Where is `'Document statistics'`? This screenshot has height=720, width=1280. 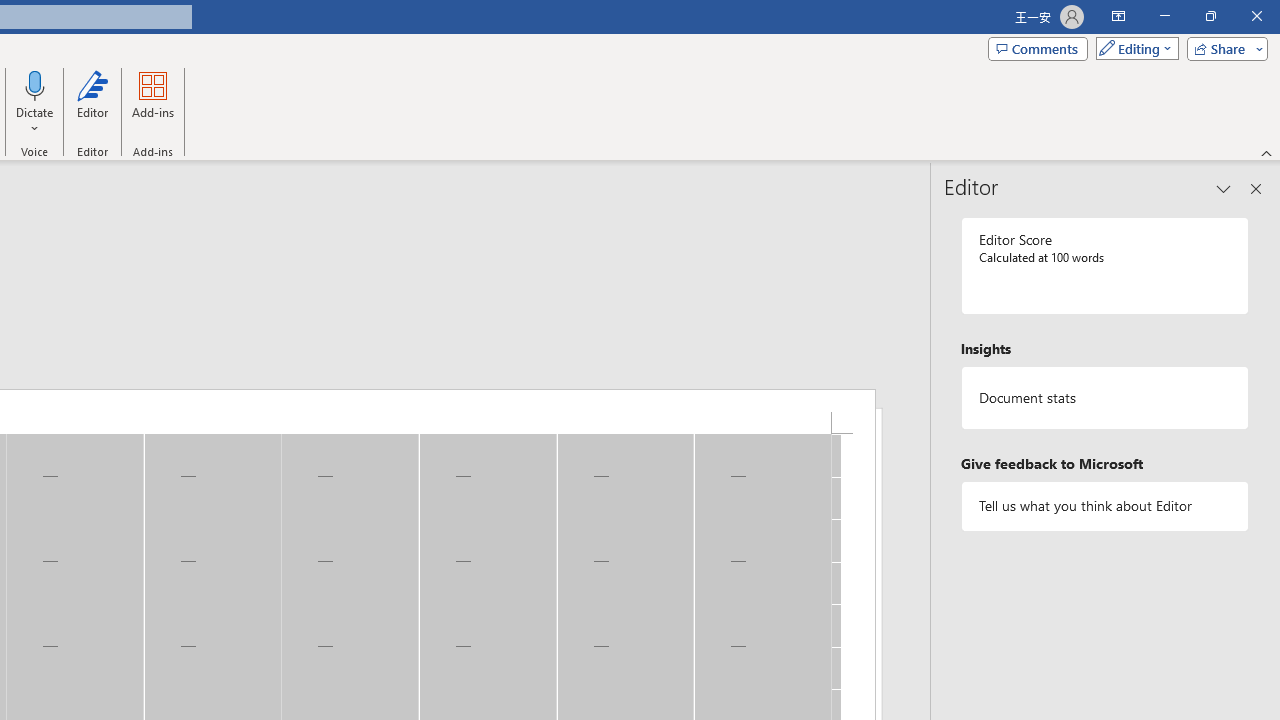
'Document statistics' is located at coordinates (1104, 398).